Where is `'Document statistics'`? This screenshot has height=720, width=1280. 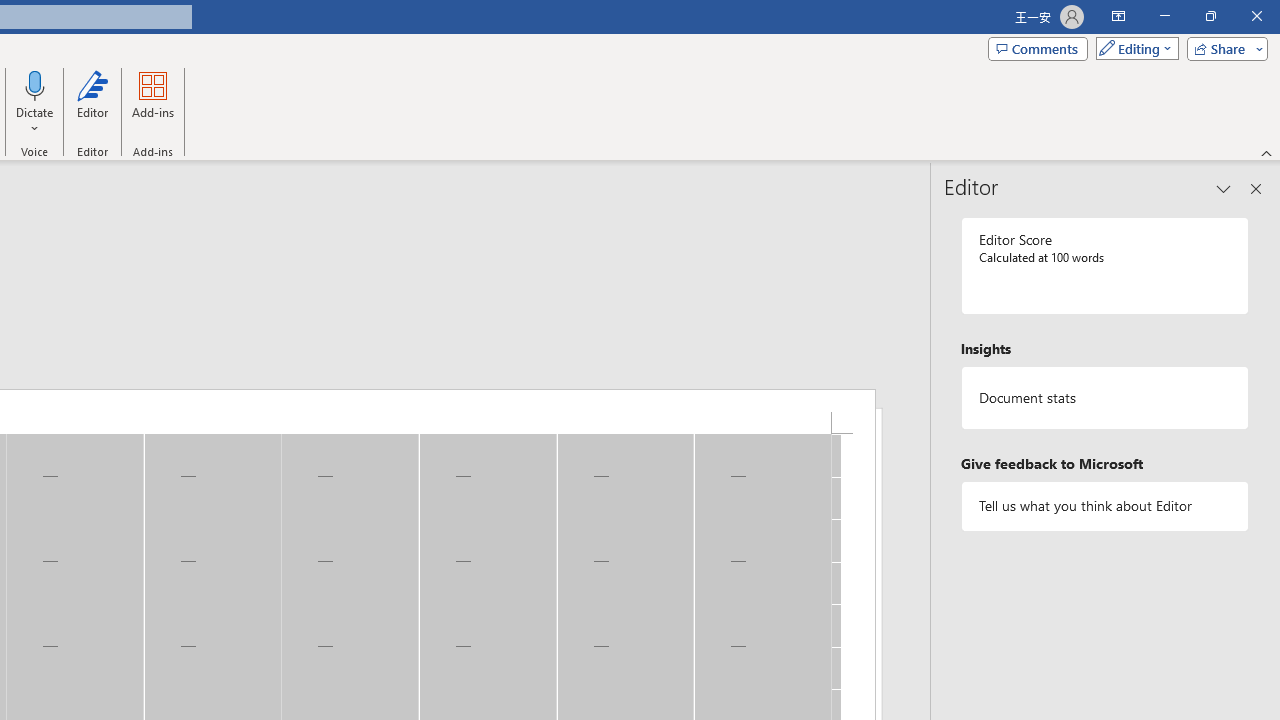
'Document statistics' is located at coordinates (1104, 398).